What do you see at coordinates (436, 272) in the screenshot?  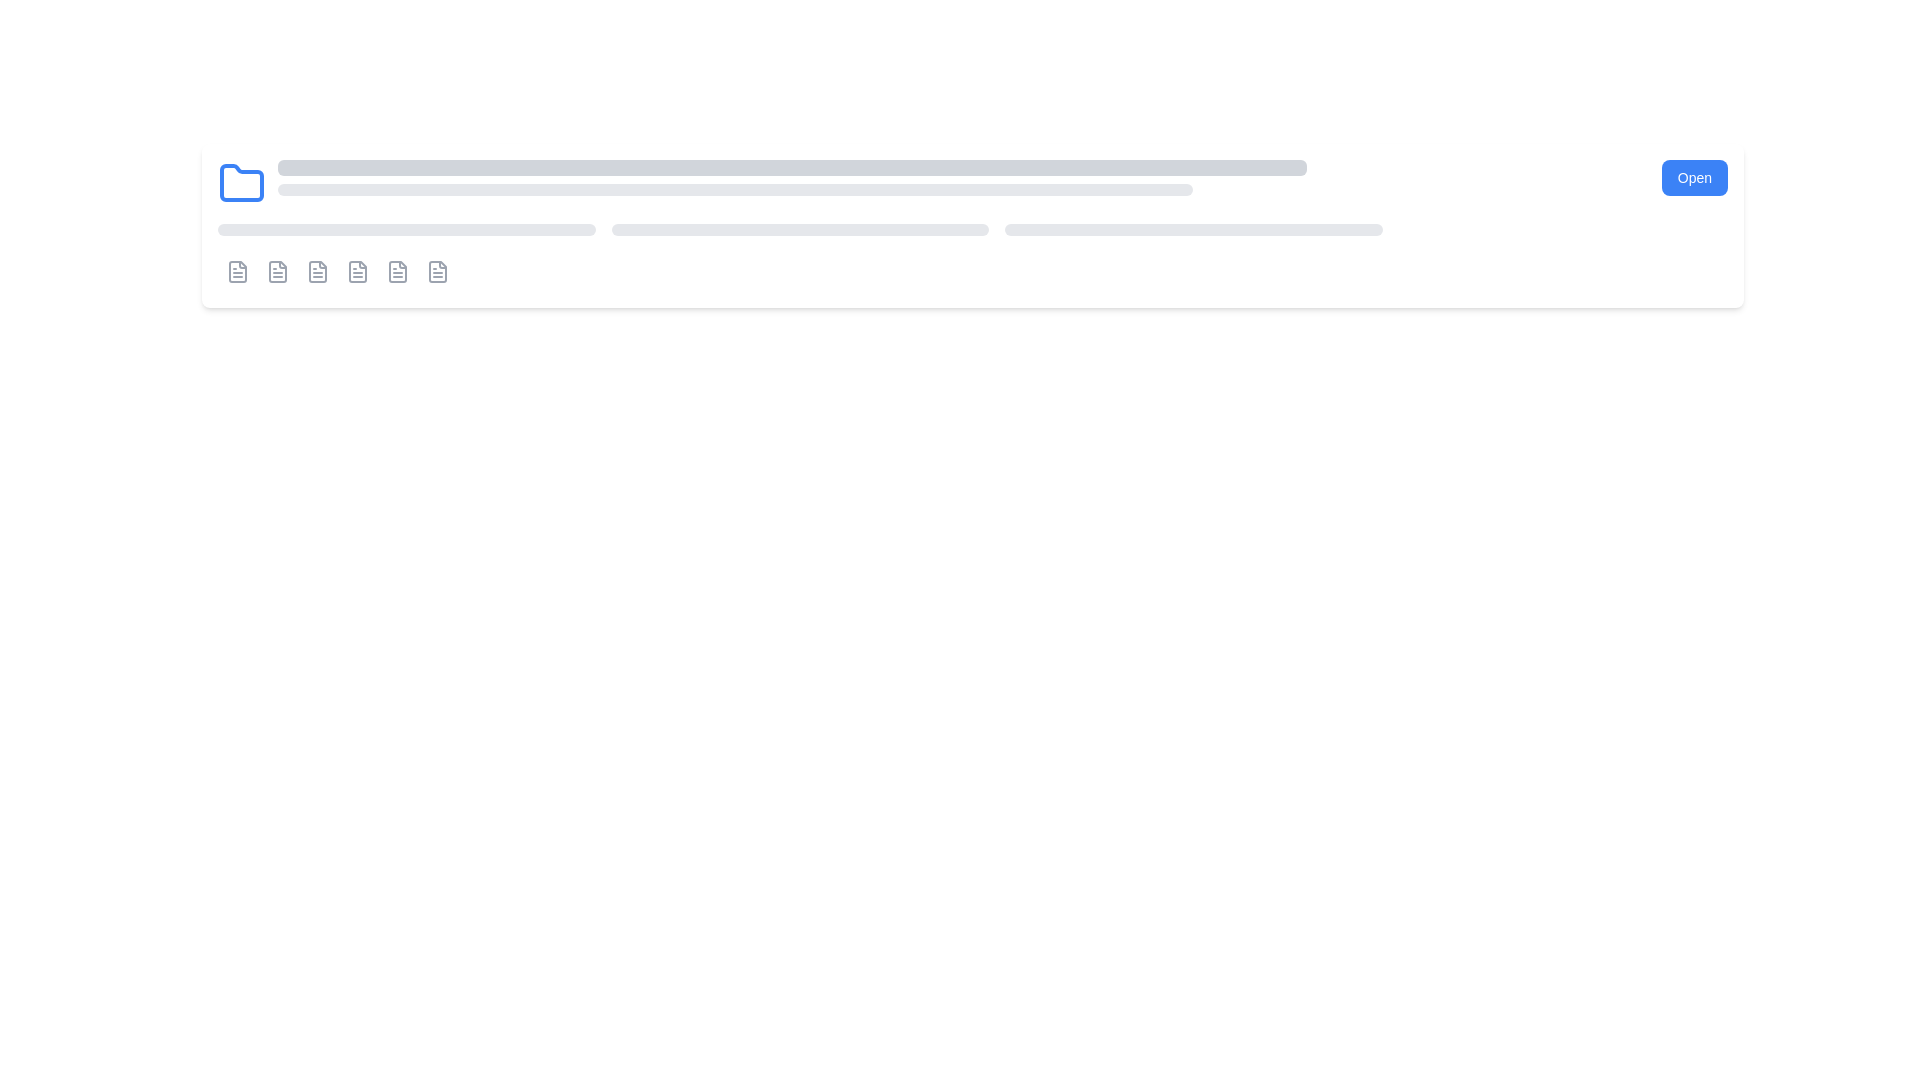 I see `the gray document icon with rounded corners, which is the sixth element from the left in a horizontal arrangement` at bounding box center [436, 272].